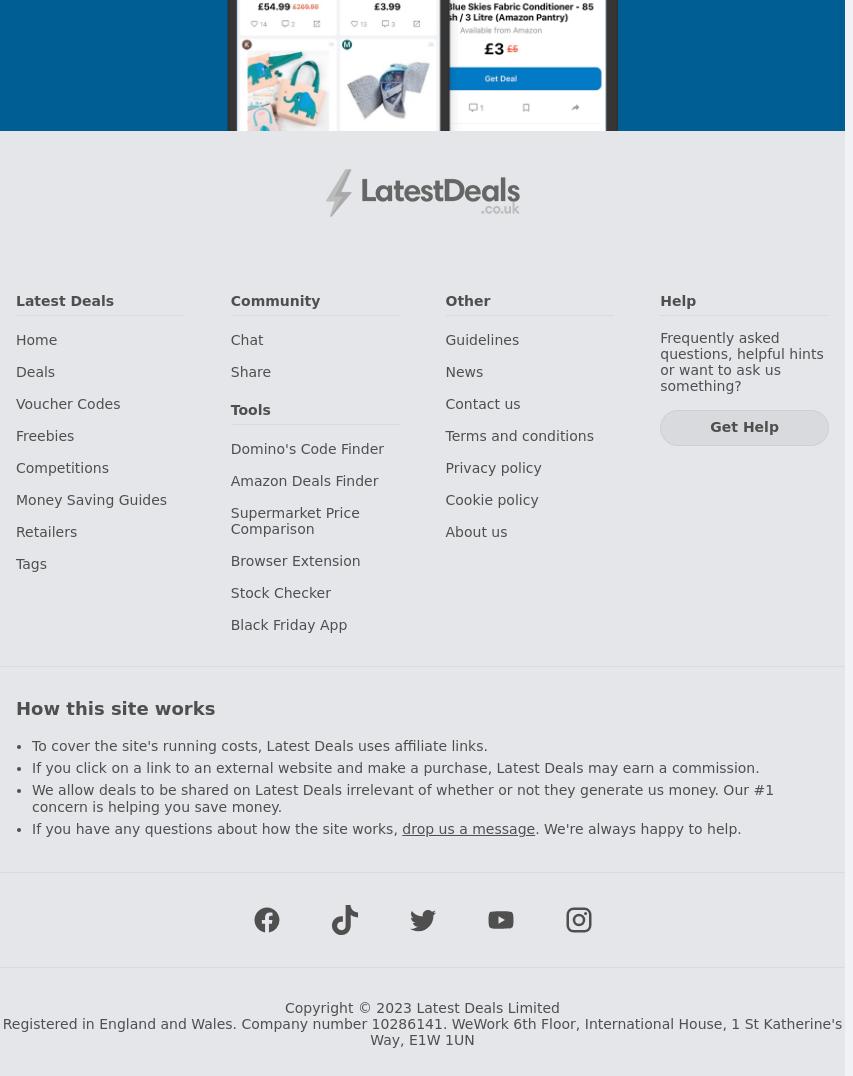  What do you see at coordinates (463, 370) in the screenshot?
I see `'News'` at bounding box center [463, 370].